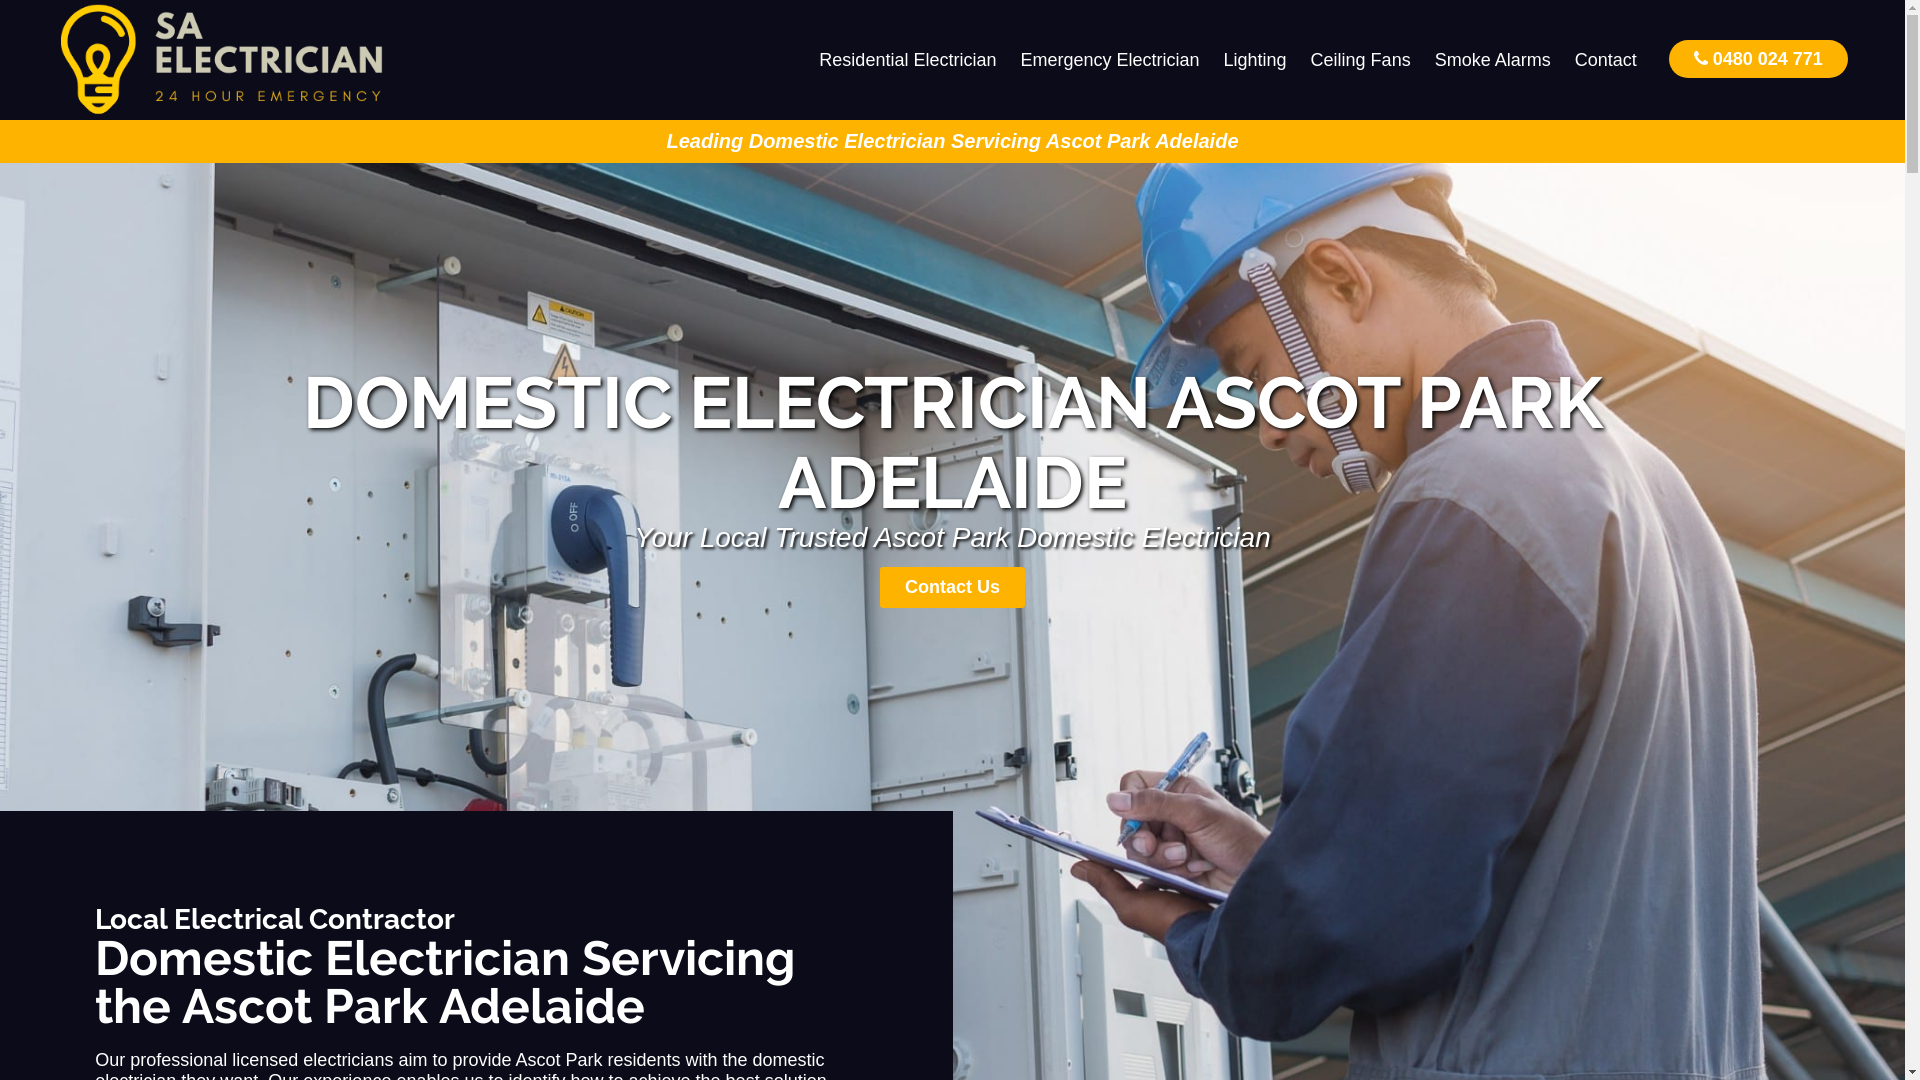 The image size is (1920, 1080). I want to click on 'Smoke Alarms', so click(1492, 59).